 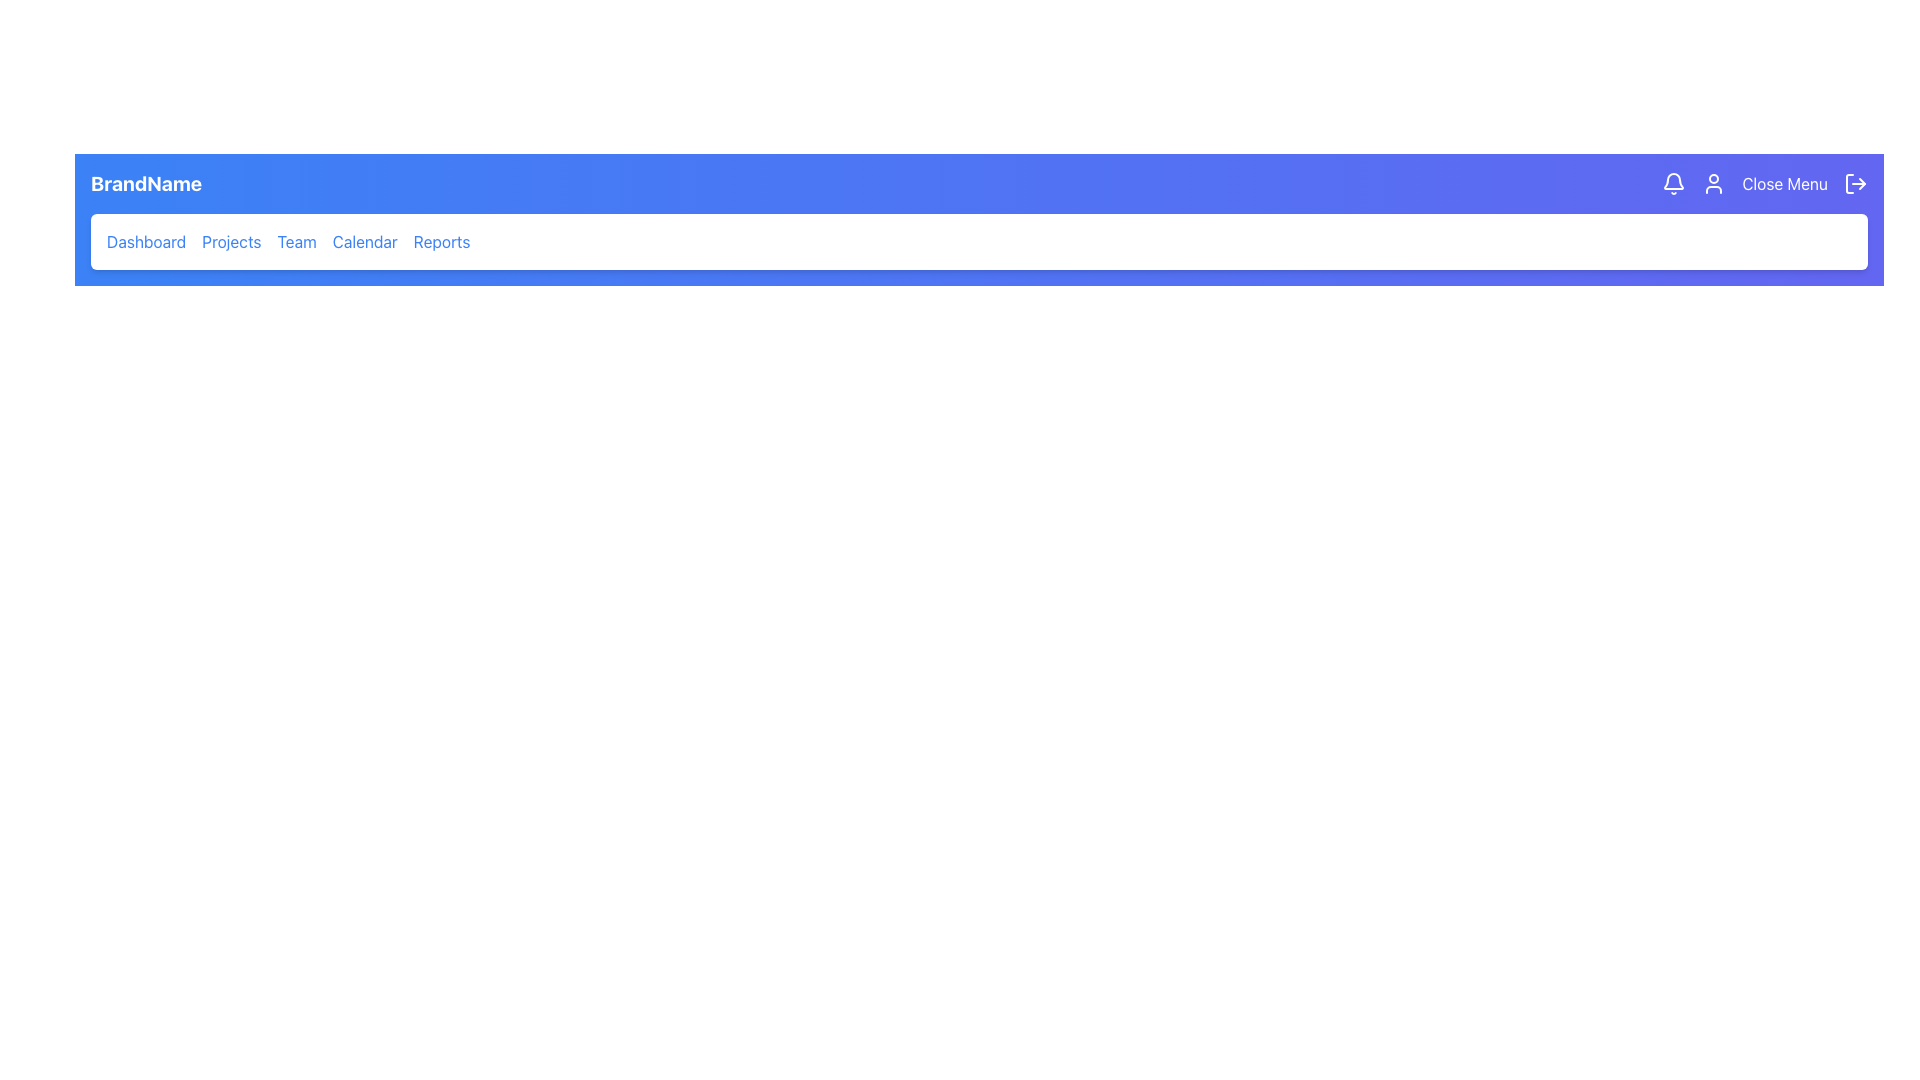 I want to click on the third navigation link in the menu, so click(x=296, y=241).